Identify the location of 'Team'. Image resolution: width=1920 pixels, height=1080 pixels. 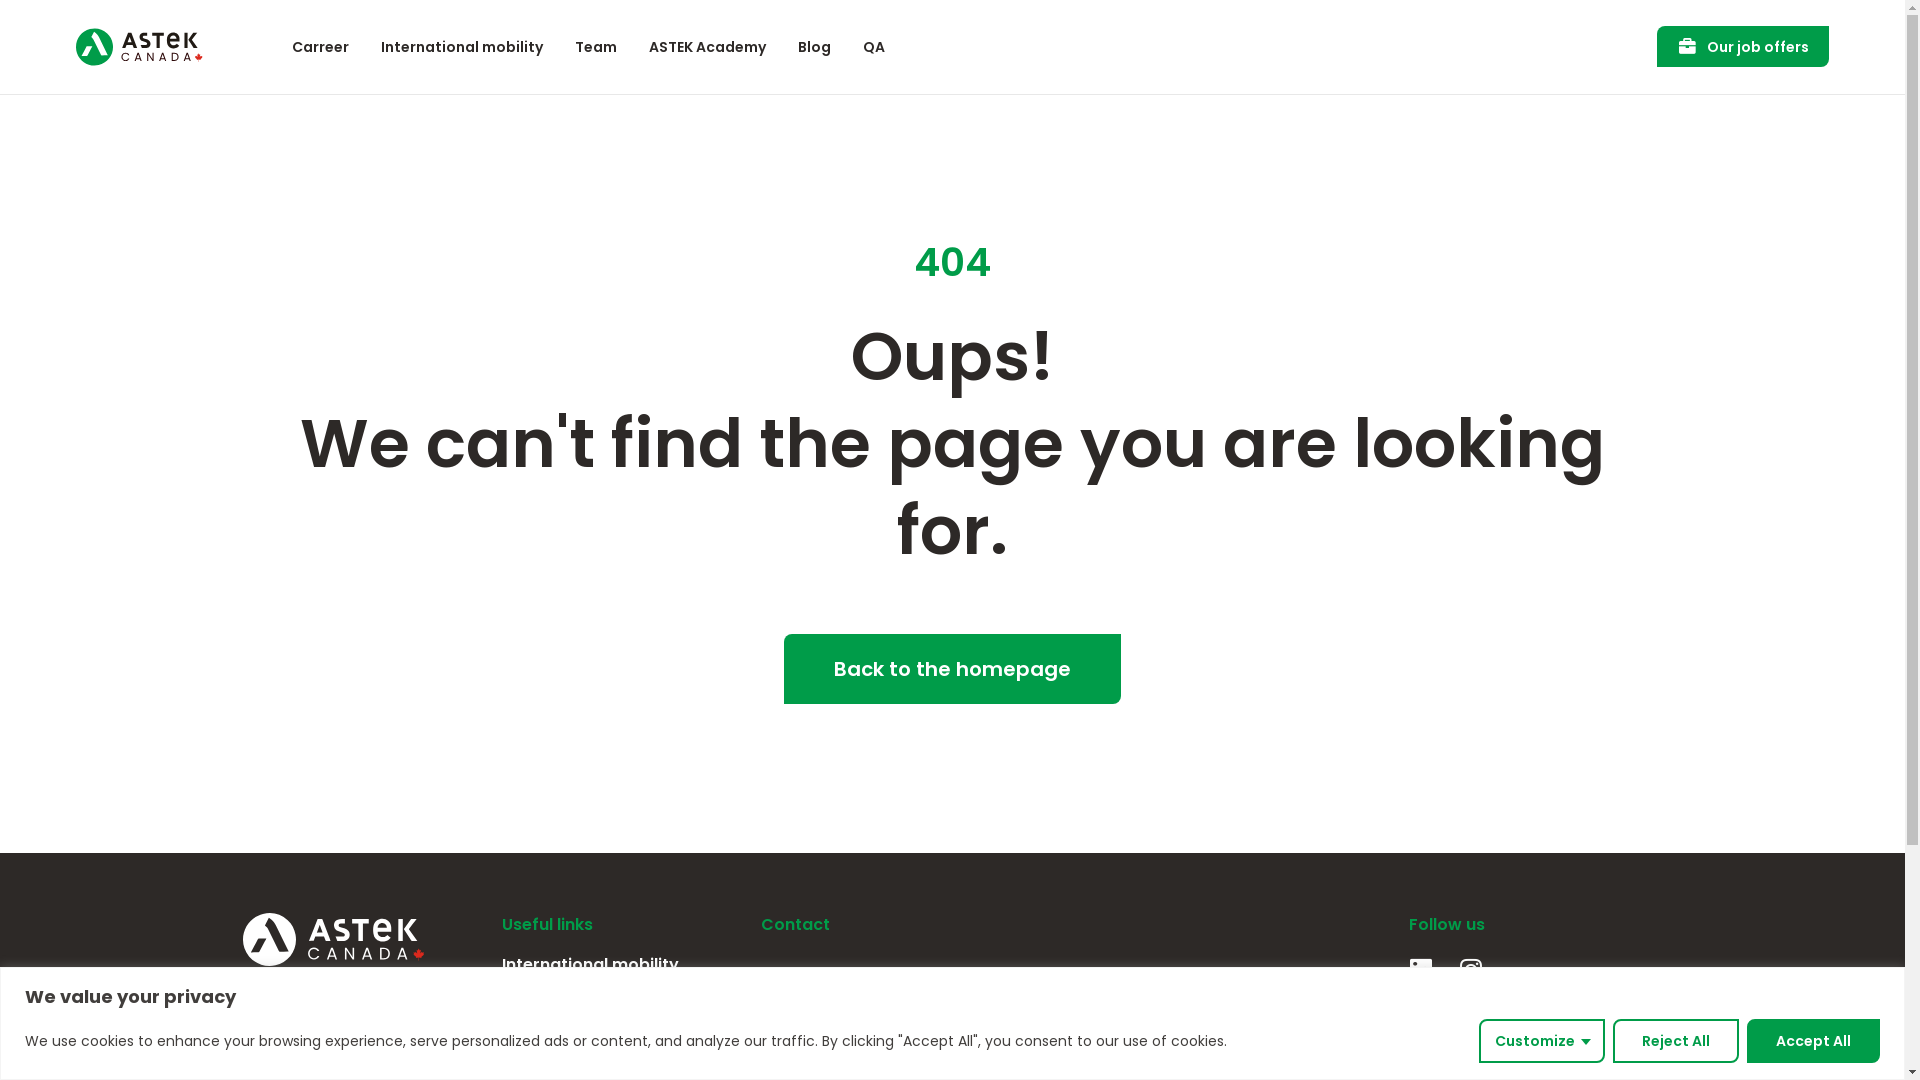
(594, 45).